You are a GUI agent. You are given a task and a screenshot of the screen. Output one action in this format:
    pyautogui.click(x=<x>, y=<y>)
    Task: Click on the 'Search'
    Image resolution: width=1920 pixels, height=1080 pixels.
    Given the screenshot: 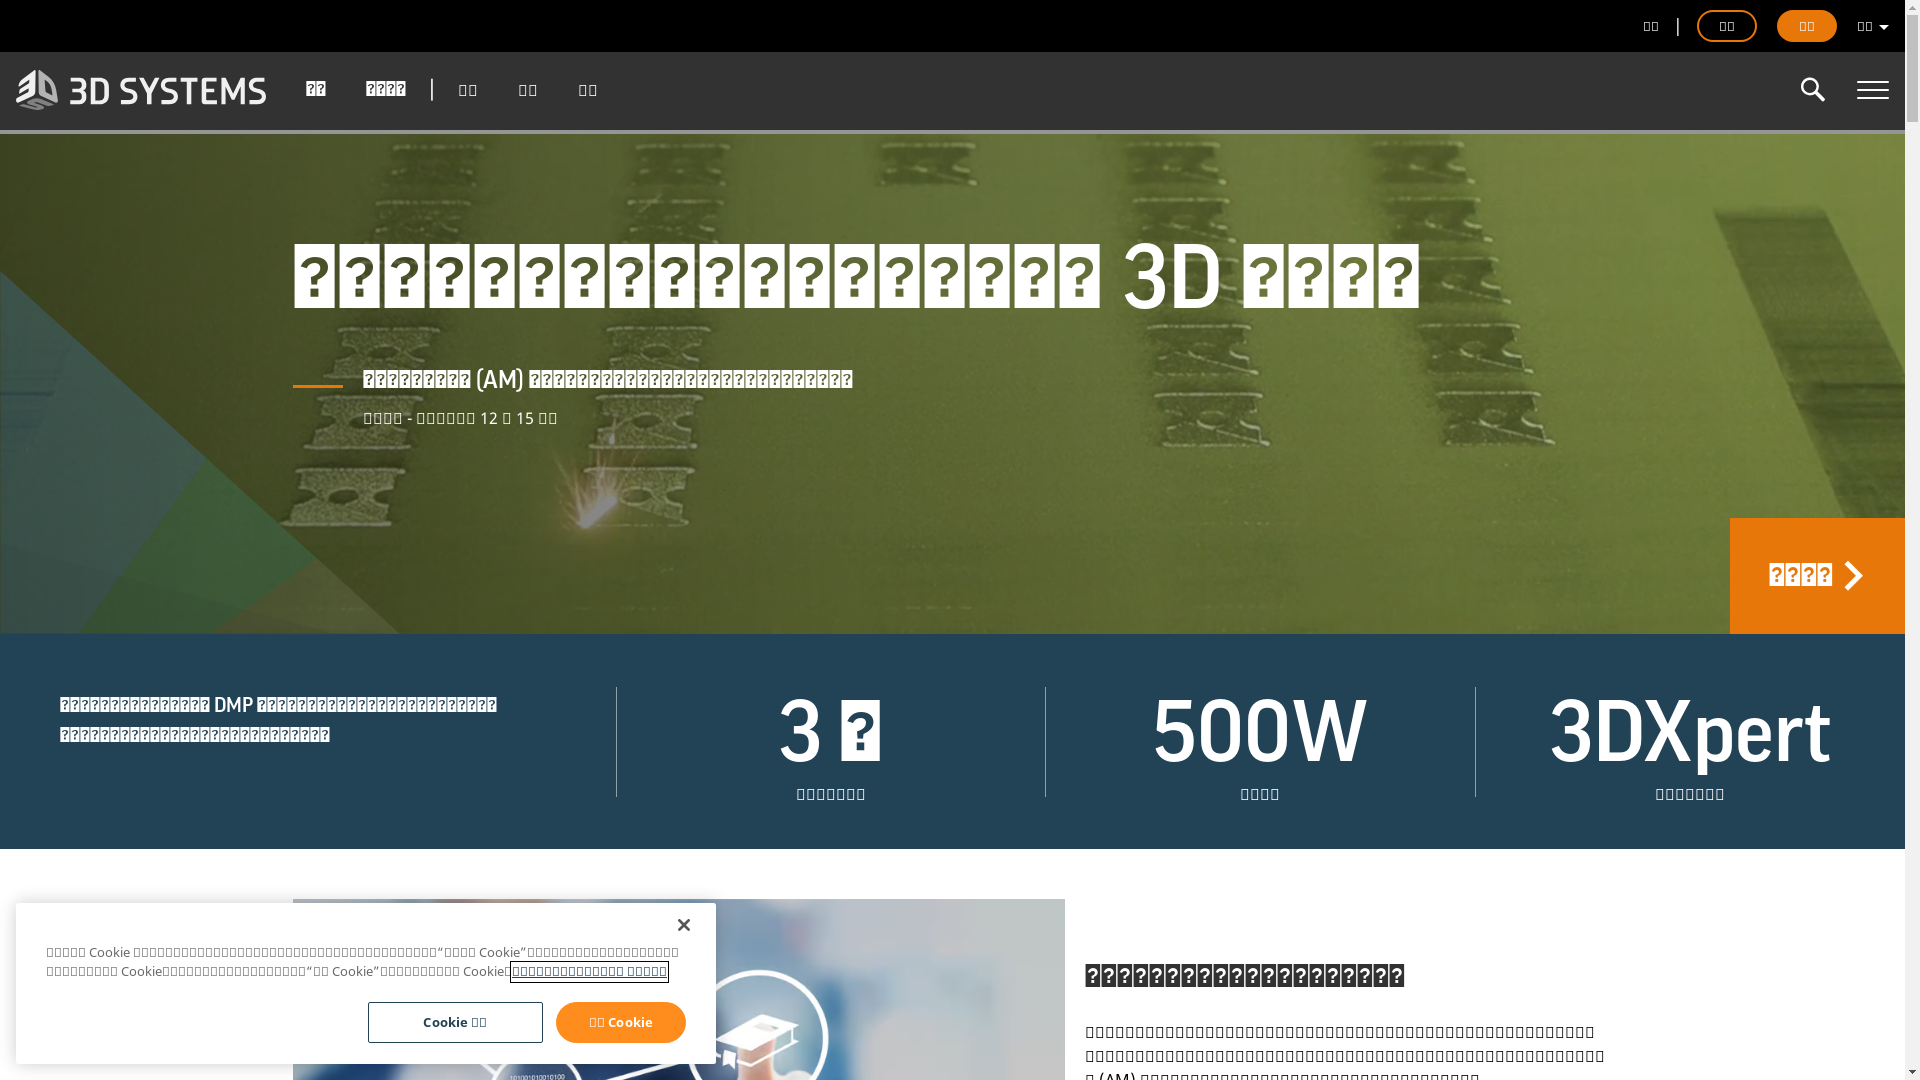 What is the action you would take?
    pyautogui.click(x=1813, y=88)
    